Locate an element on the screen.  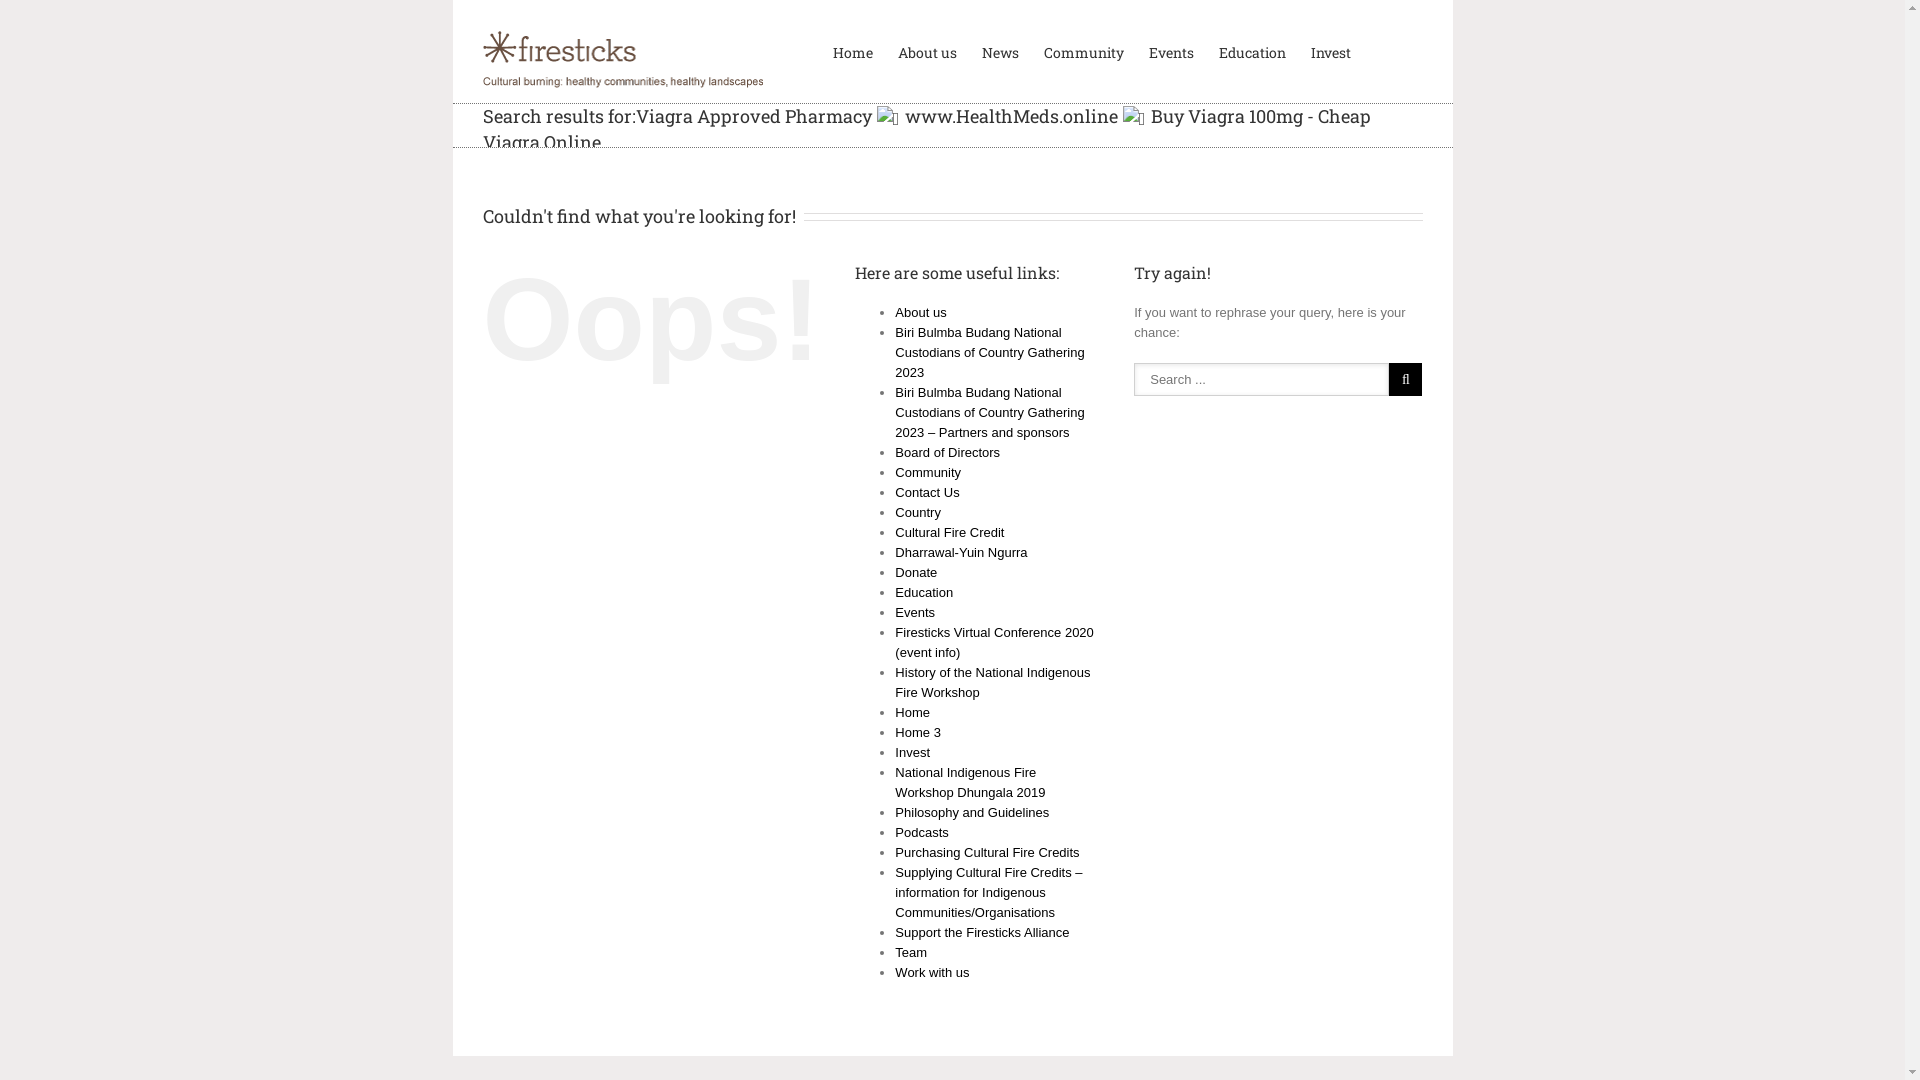
'Purchasing Cultural Fire Credits' is located at coordinates (893, 852).